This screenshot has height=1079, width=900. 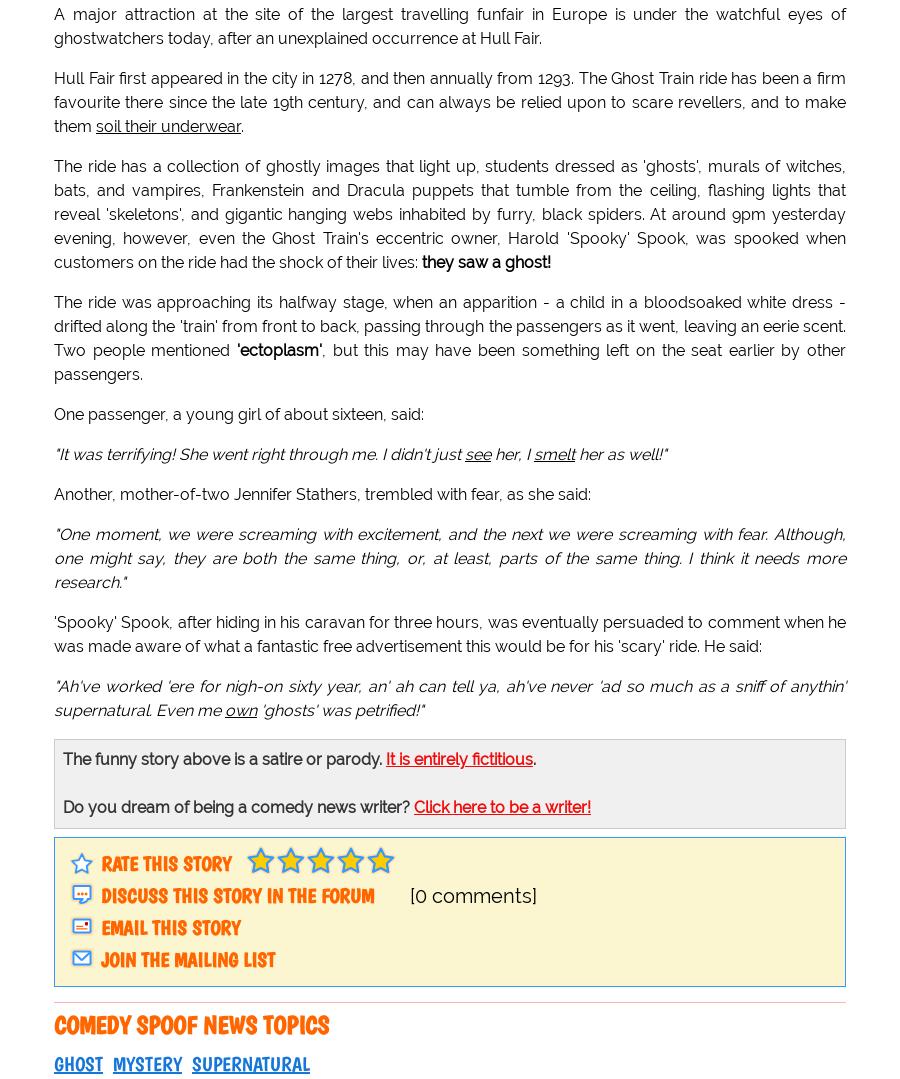 What do you see at coordinates (250, 1063) in the screenshot?
I see `'supernatural'` at bounding box center [250, 1063].